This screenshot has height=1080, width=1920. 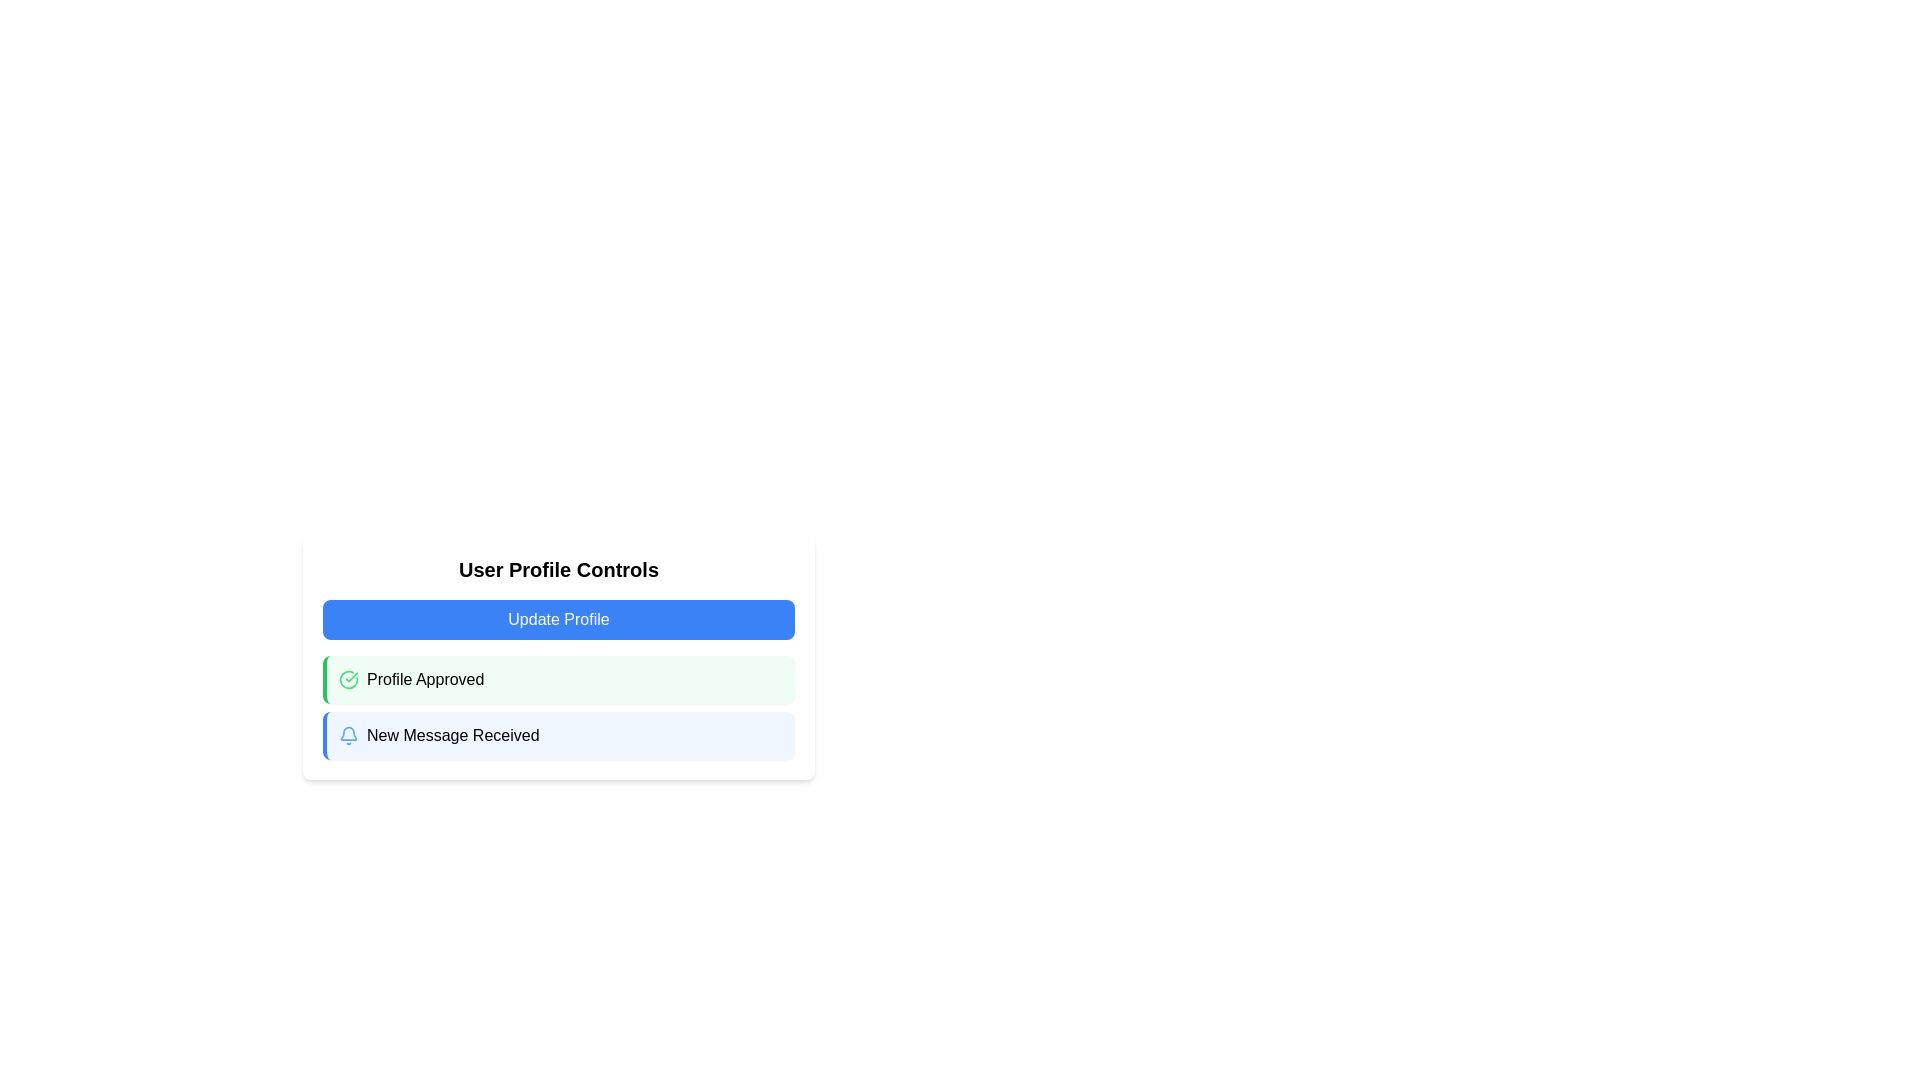 I want to click on the profile approved icon located within the notification card labeled 'Profile Approved' to visually indicate that the profile has been approved, so click(x=349, y=678).